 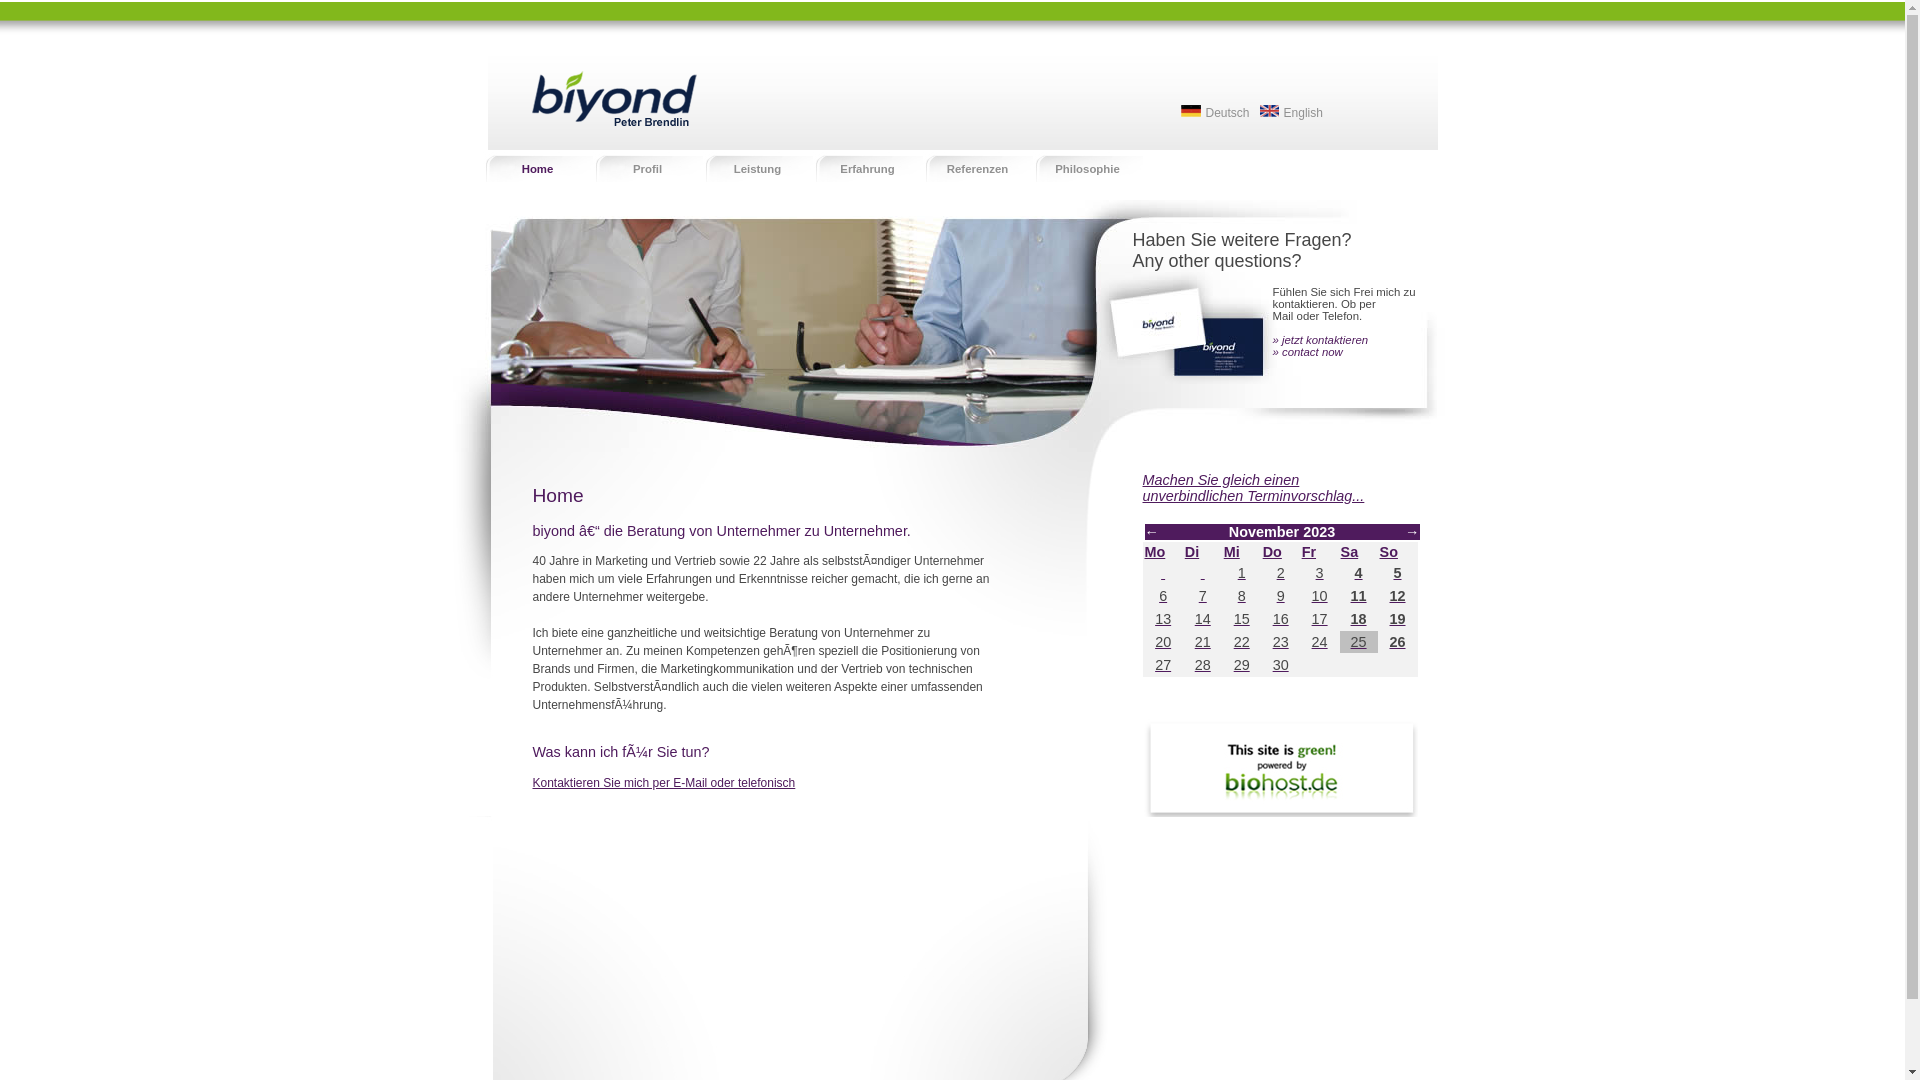 I want to click on '14', so click(x=1202, y=617).